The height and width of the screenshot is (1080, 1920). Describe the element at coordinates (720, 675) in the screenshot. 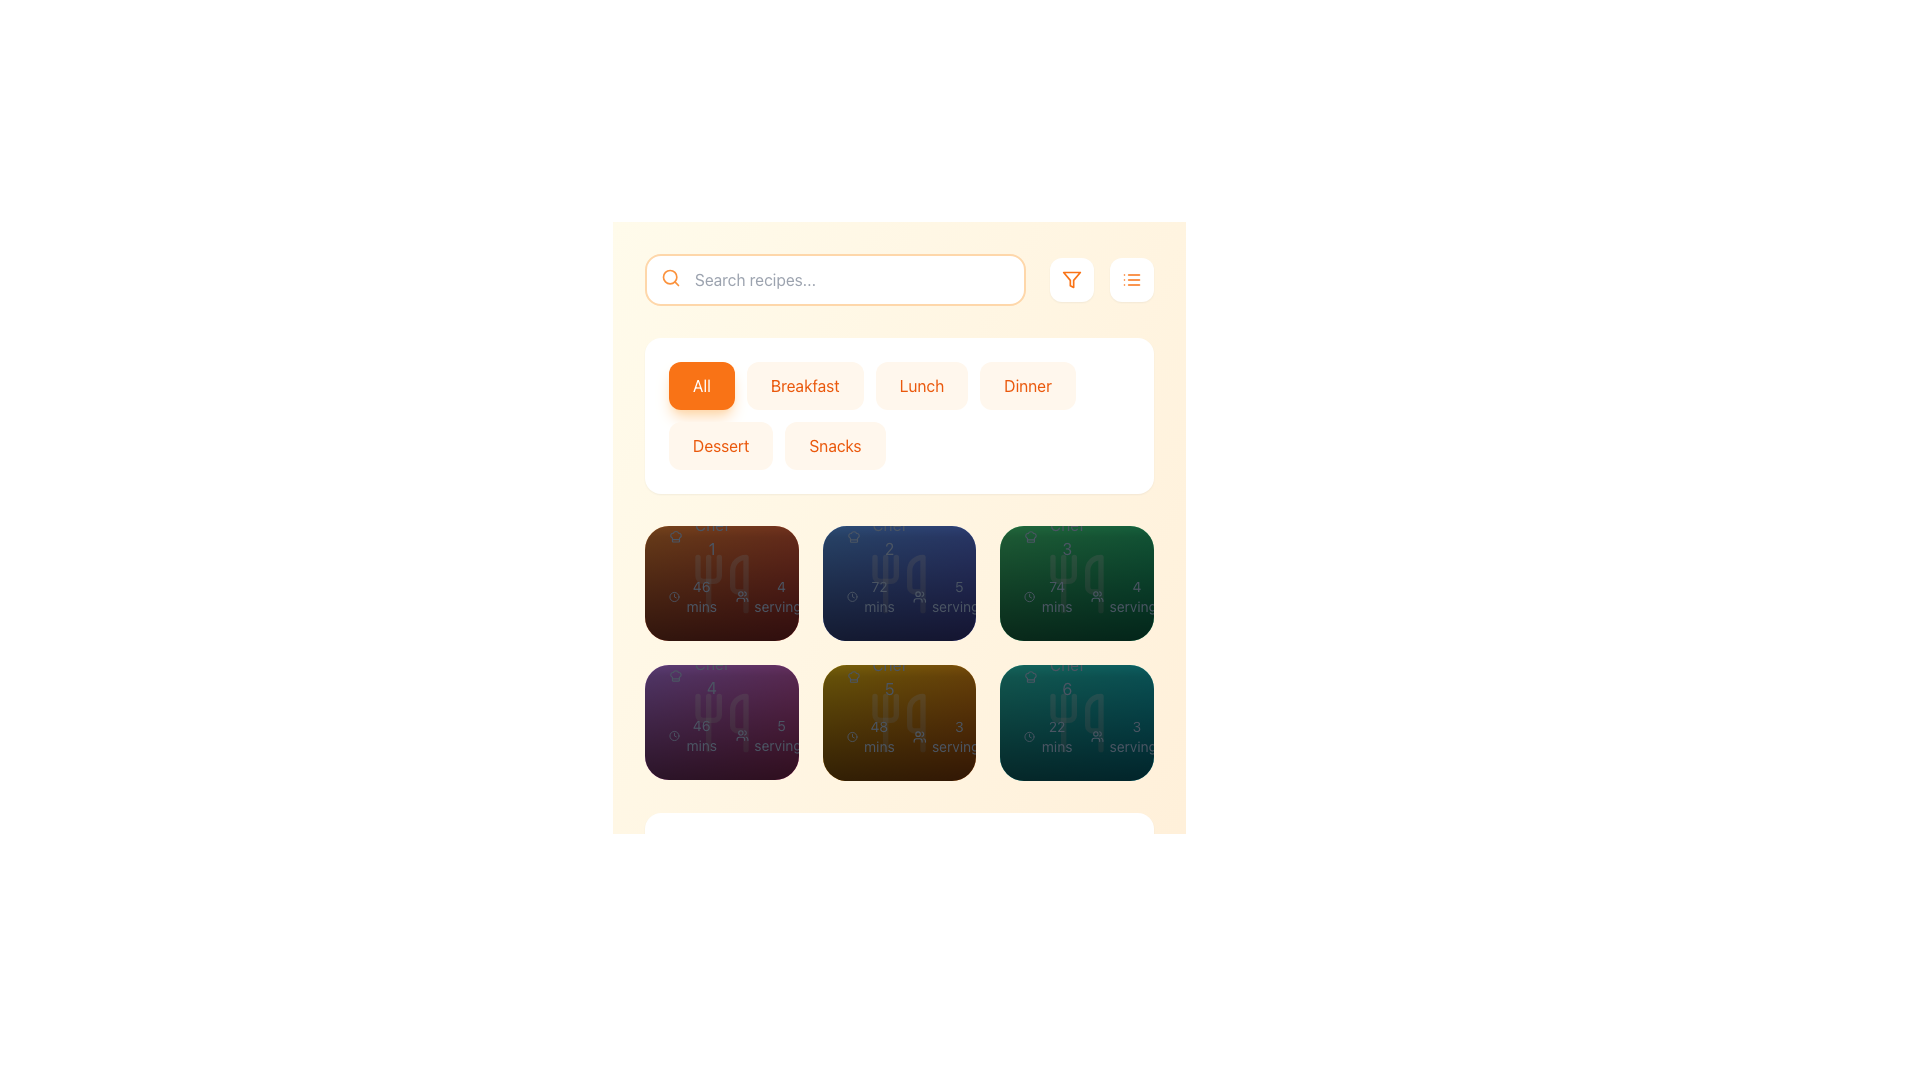

I see `the informational panel at the bottom of the second card in the recipe browsing interface, which displays the recipe details including title, chef name, rating, preparation time, servings, and difficulty level` at that location.